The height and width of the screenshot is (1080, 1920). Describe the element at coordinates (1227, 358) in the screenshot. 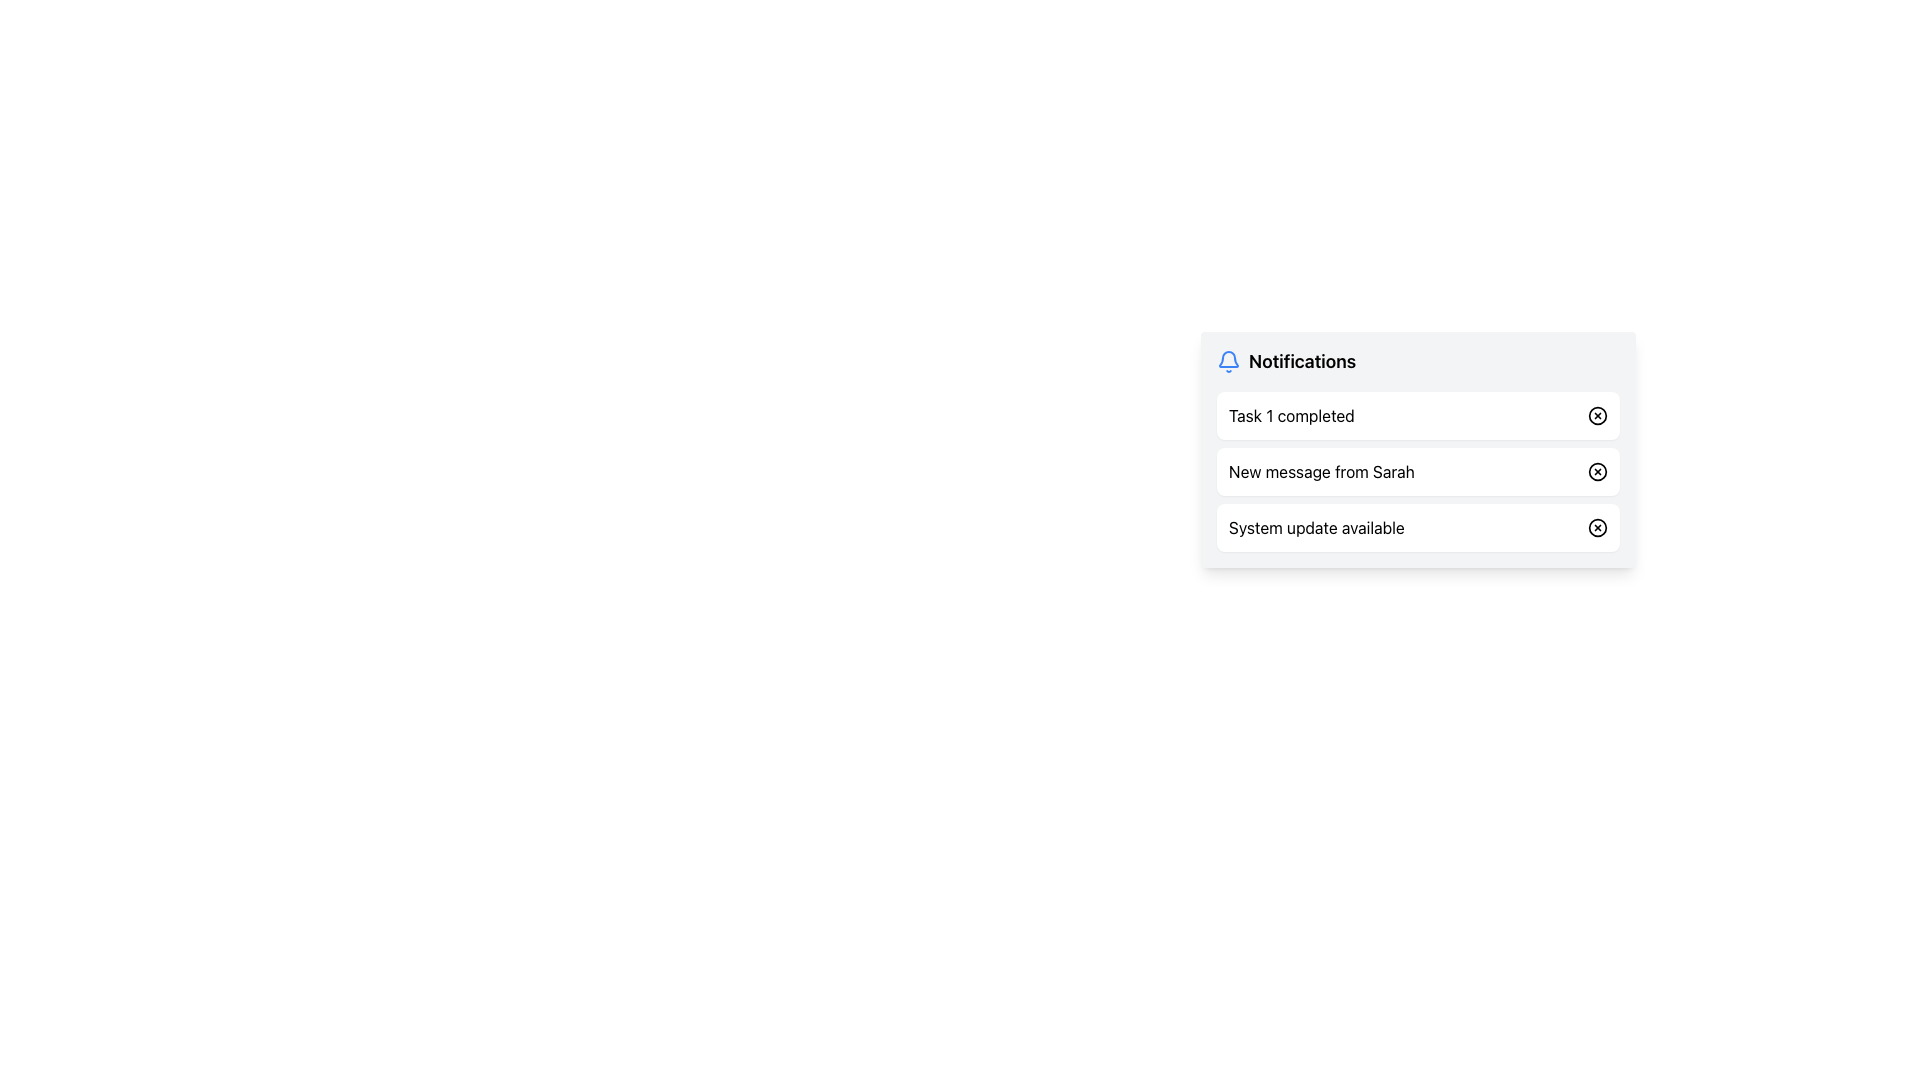

I see `the blue outlined arc-like graphical icon resembling the upper part of a bell, located to the left of the 'Notifications' heading in the notification area` at that location.